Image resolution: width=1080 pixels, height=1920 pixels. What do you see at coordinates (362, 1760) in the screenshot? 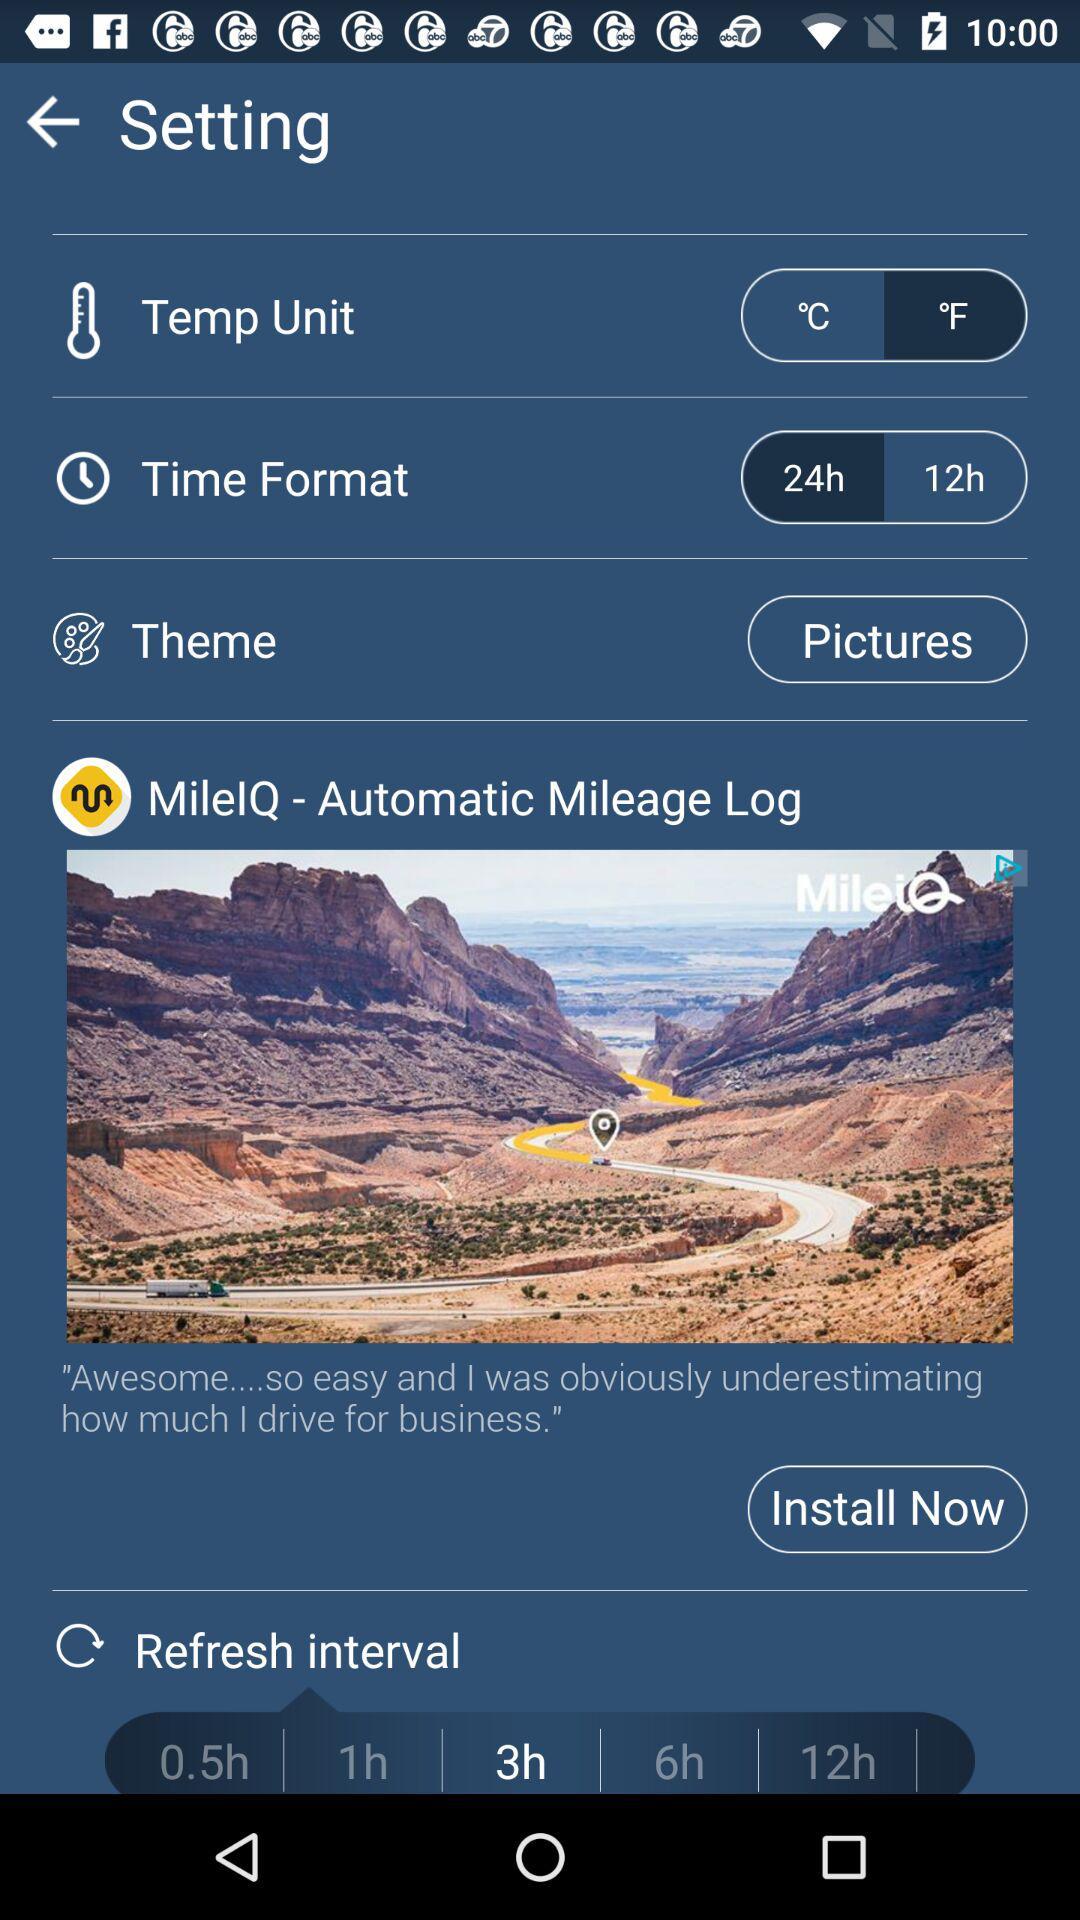
I see `the app below the refresh interval icon` at bounding box center [362, 1760].